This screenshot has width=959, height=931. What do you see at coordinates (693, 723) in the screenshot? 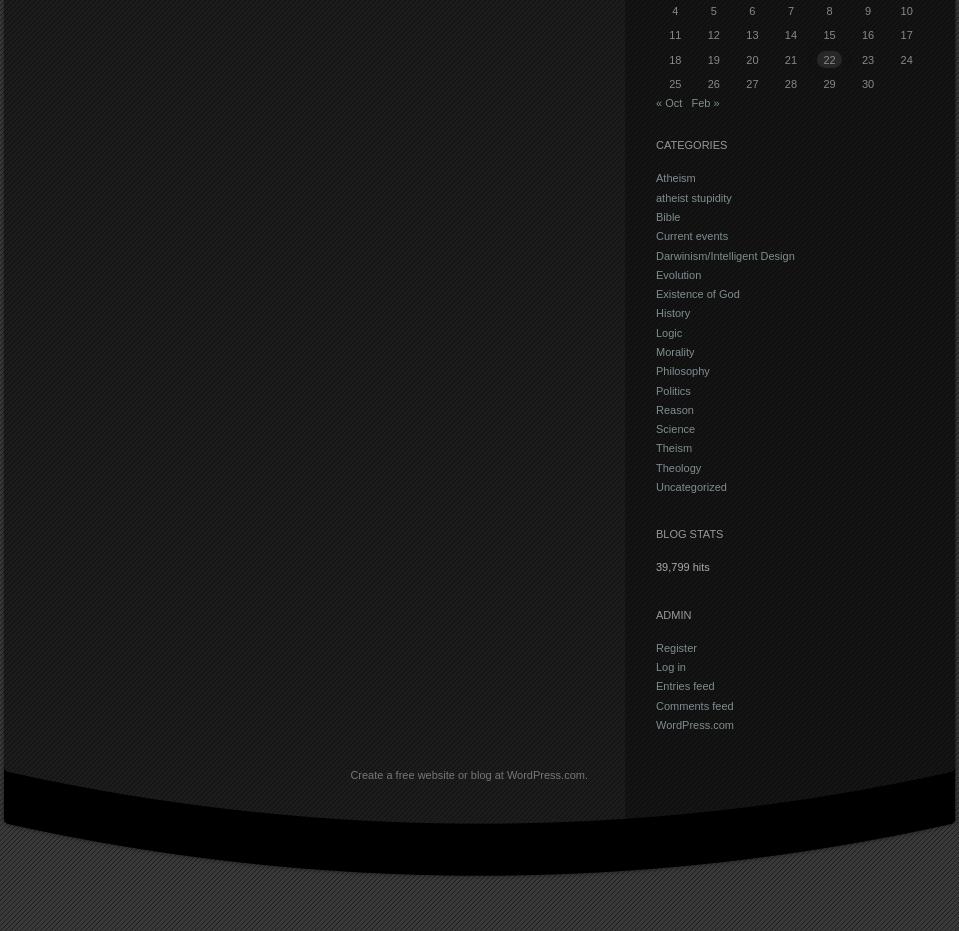
I see `'WordPress.com'` at bounding box center [693, 723].